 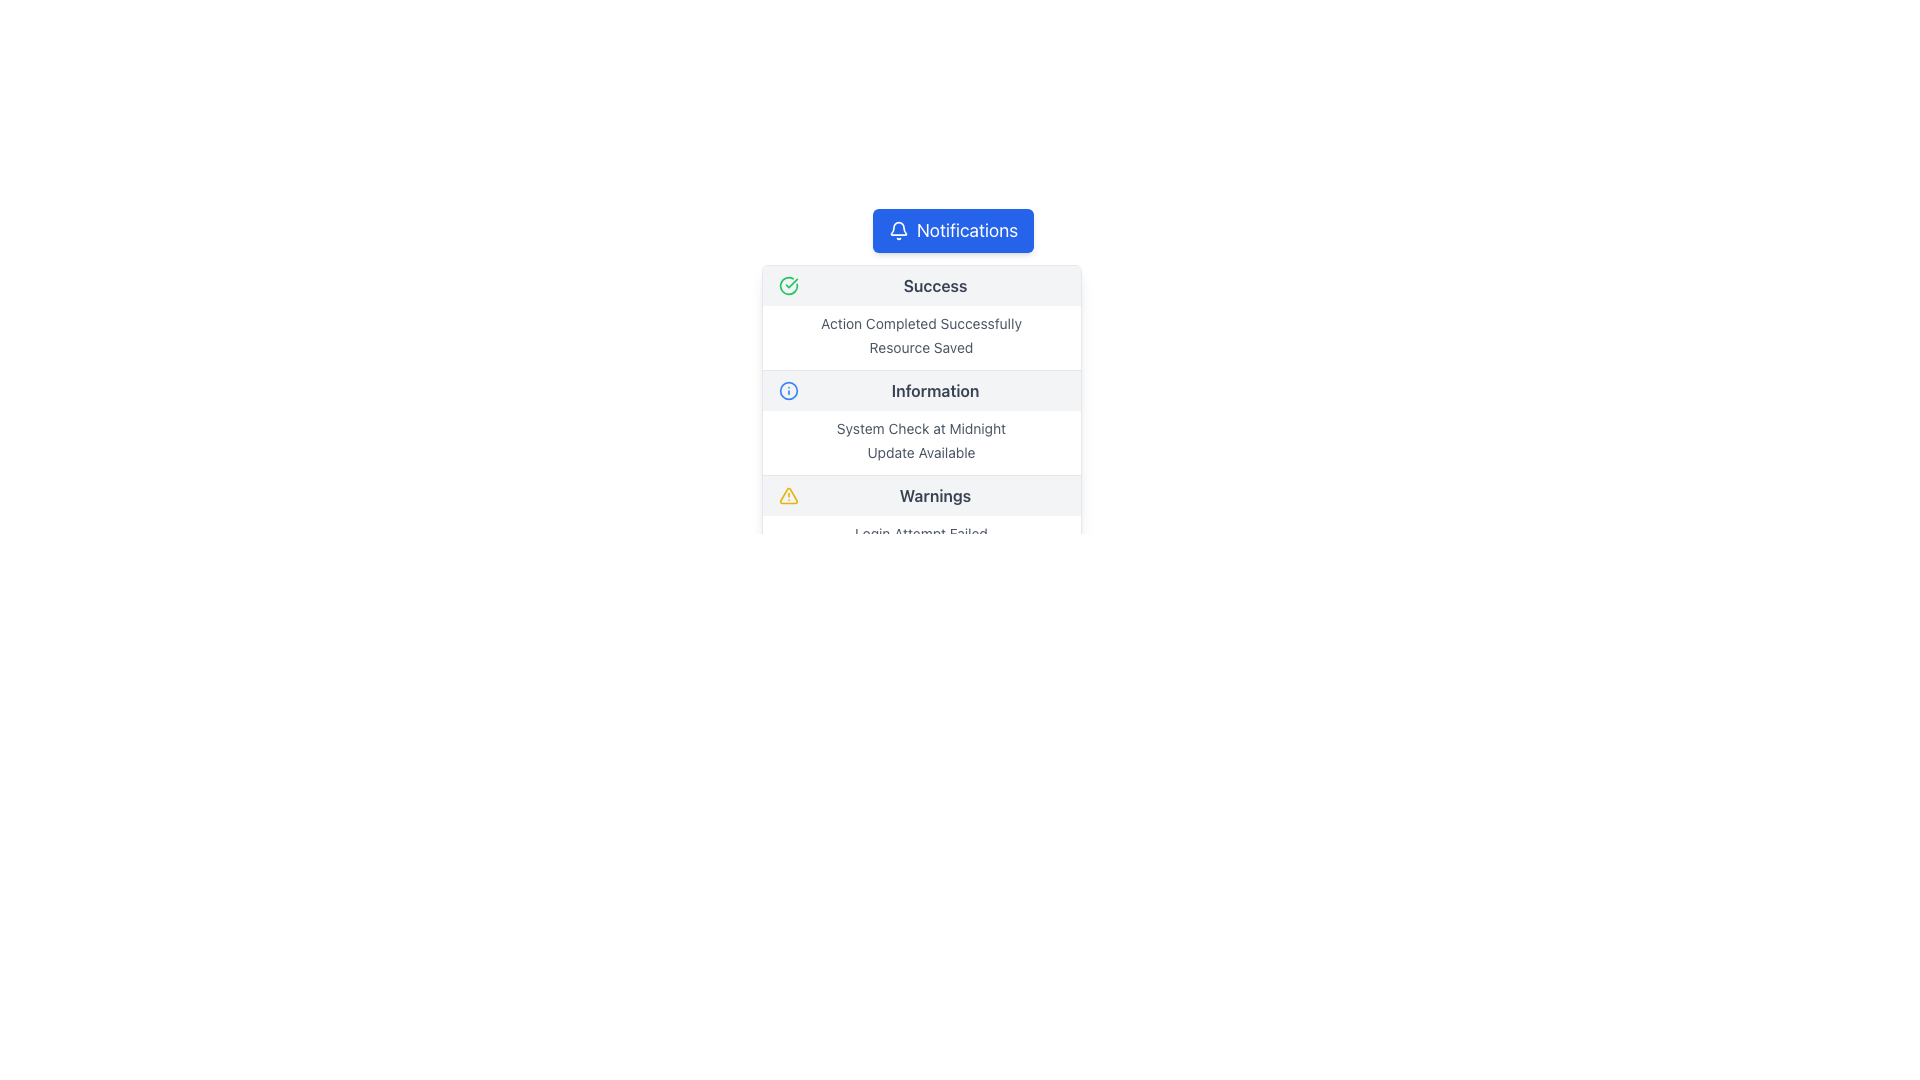 I want to click on the 'Warnings' label which features bold text and a yellow alert icon, located in the third row of the notification list, so click(x=920, y=495).